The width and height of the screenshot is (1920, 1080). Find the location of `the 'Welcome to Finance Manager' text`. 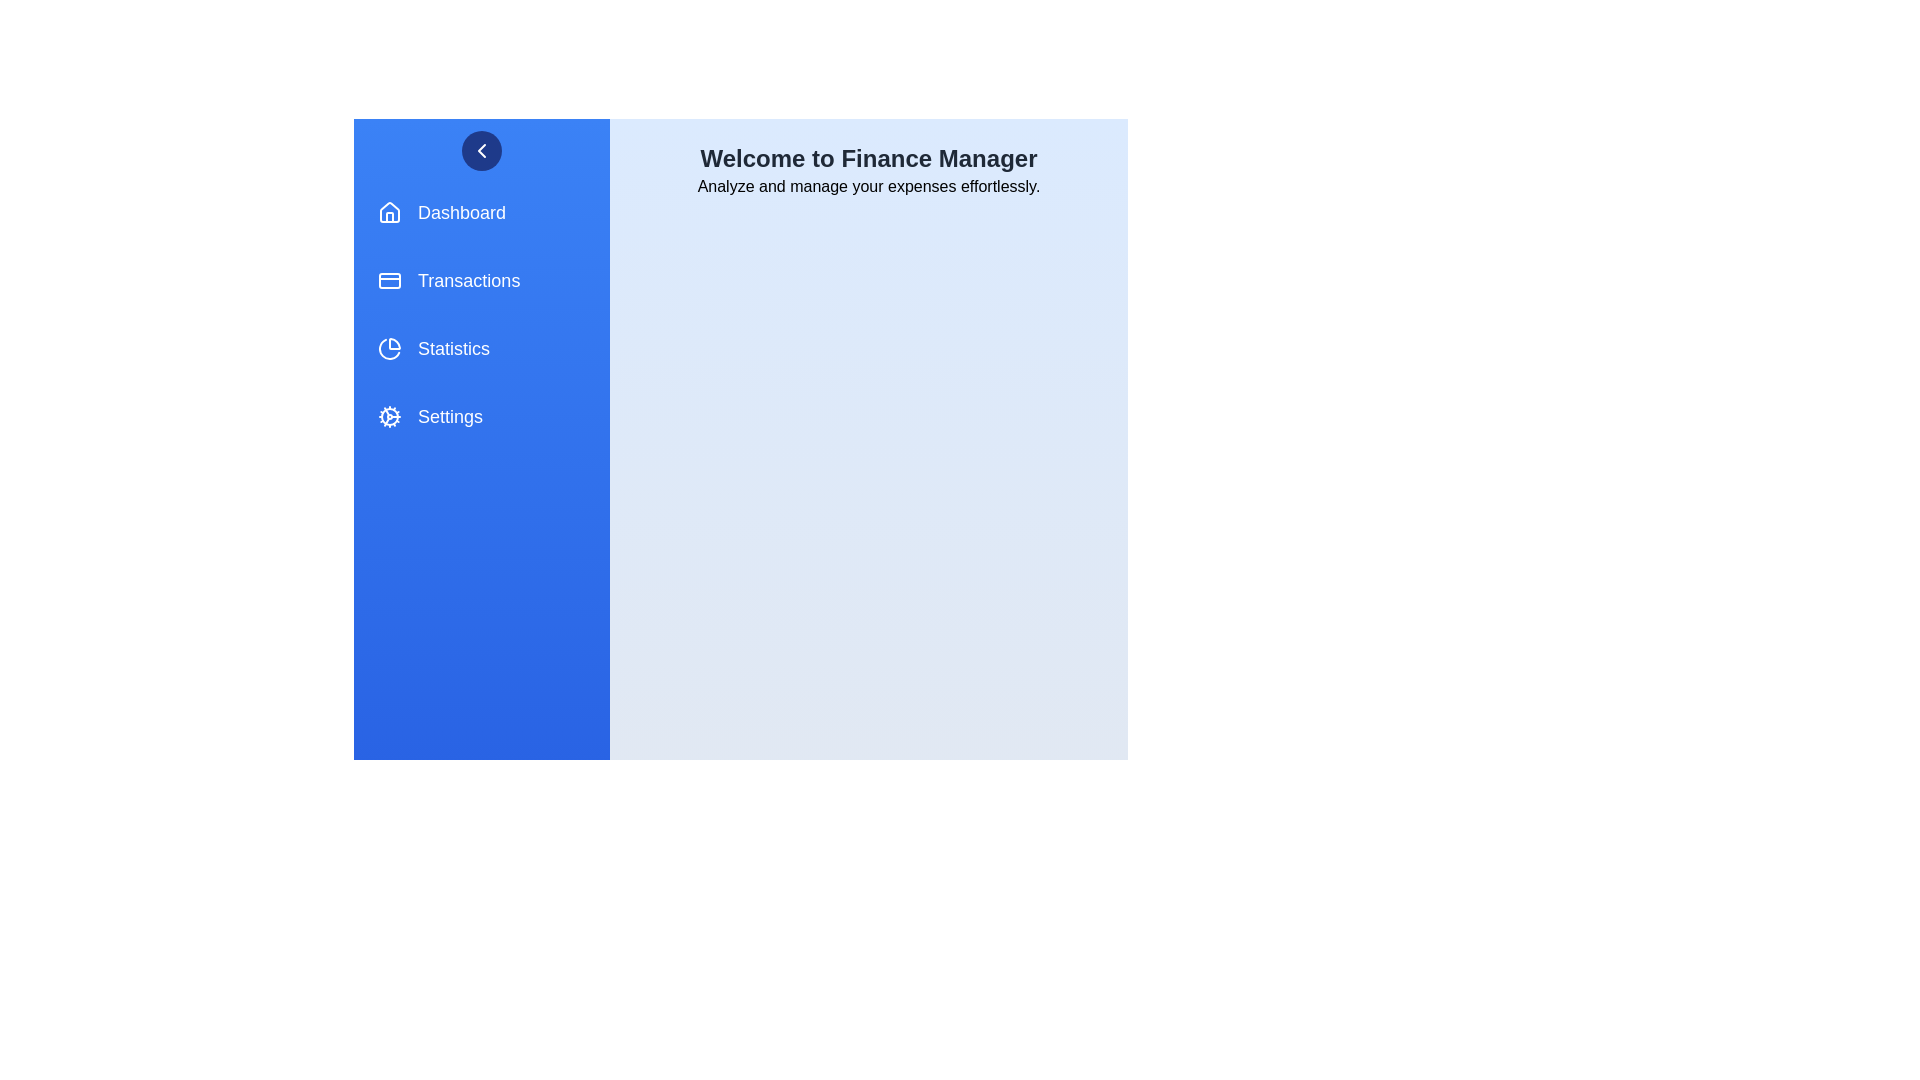

the 'Welcome to Finance Manager' text is located at coordinates (868, 157).